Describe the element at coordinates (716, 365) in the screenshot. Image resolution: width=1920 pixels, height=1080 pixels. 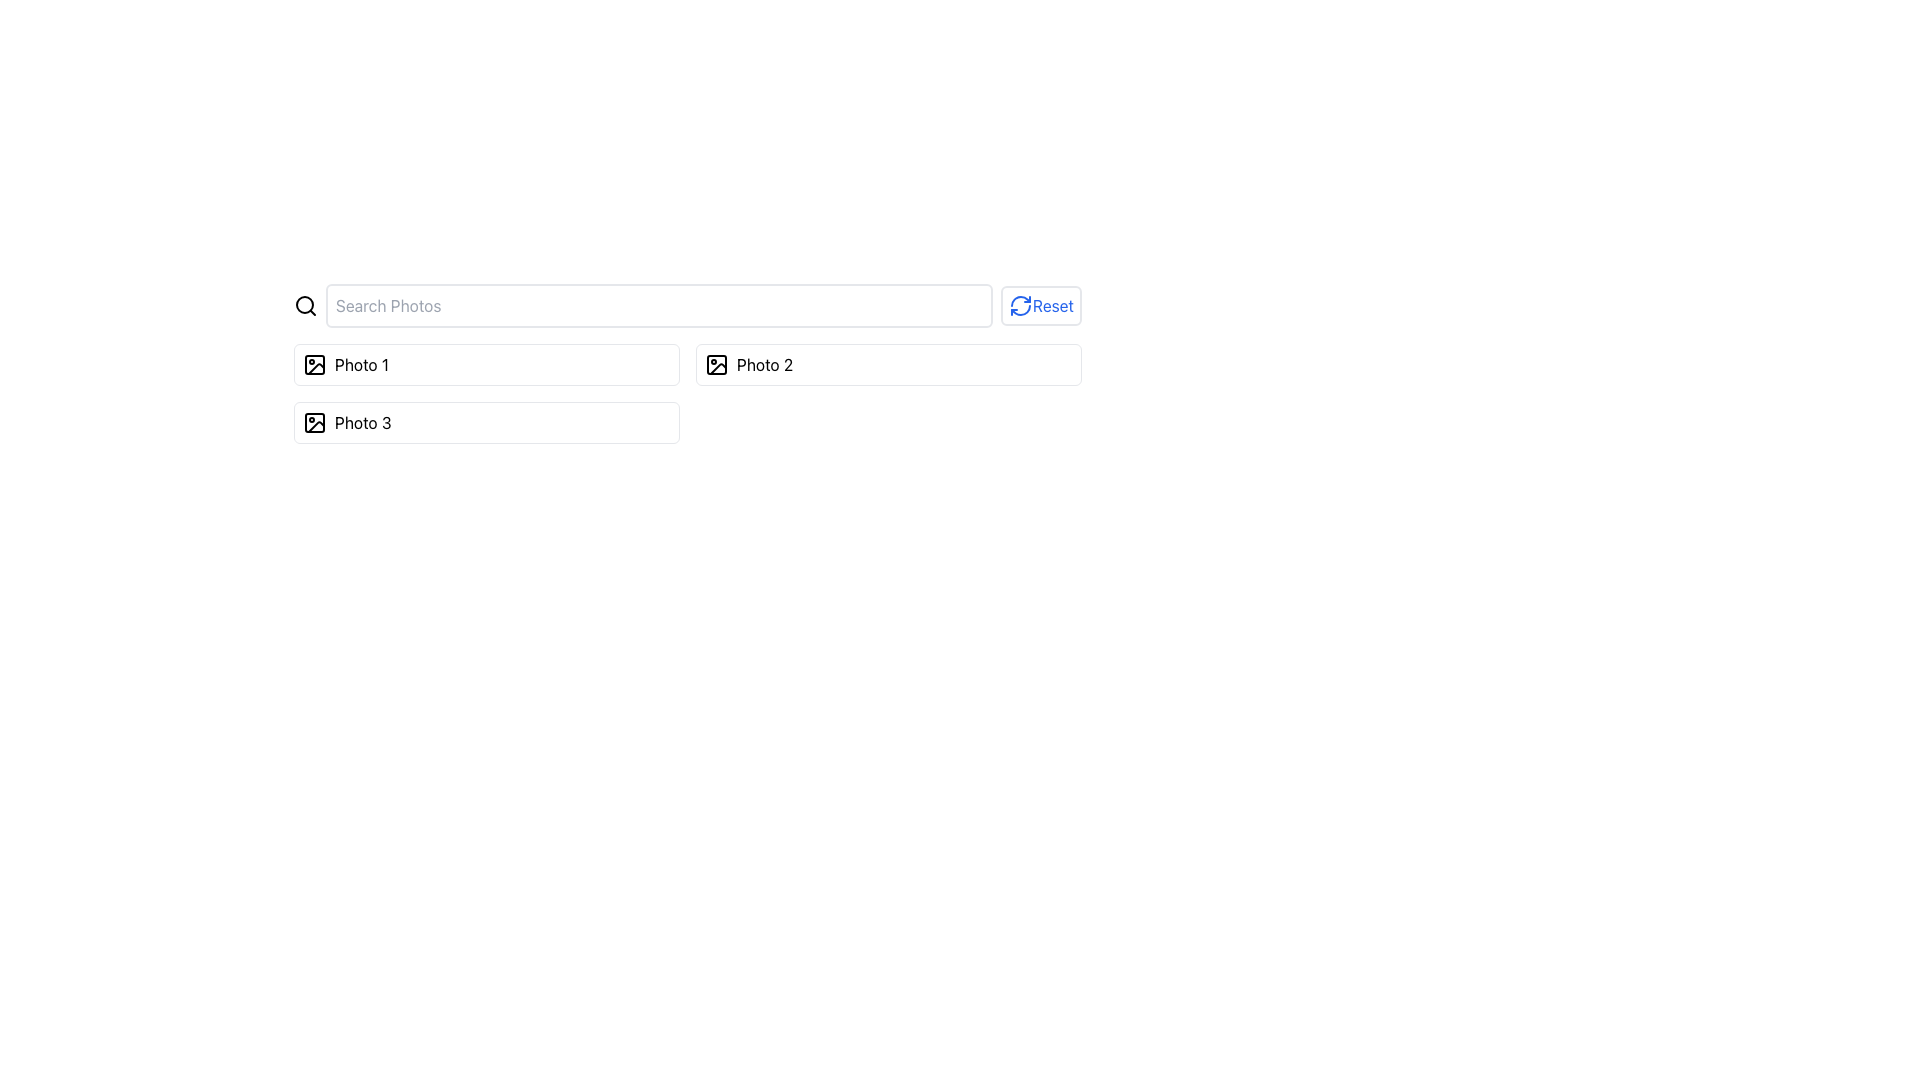
I see `the vector graphic element representing 'Photo 2' in the SVG component` at that location.